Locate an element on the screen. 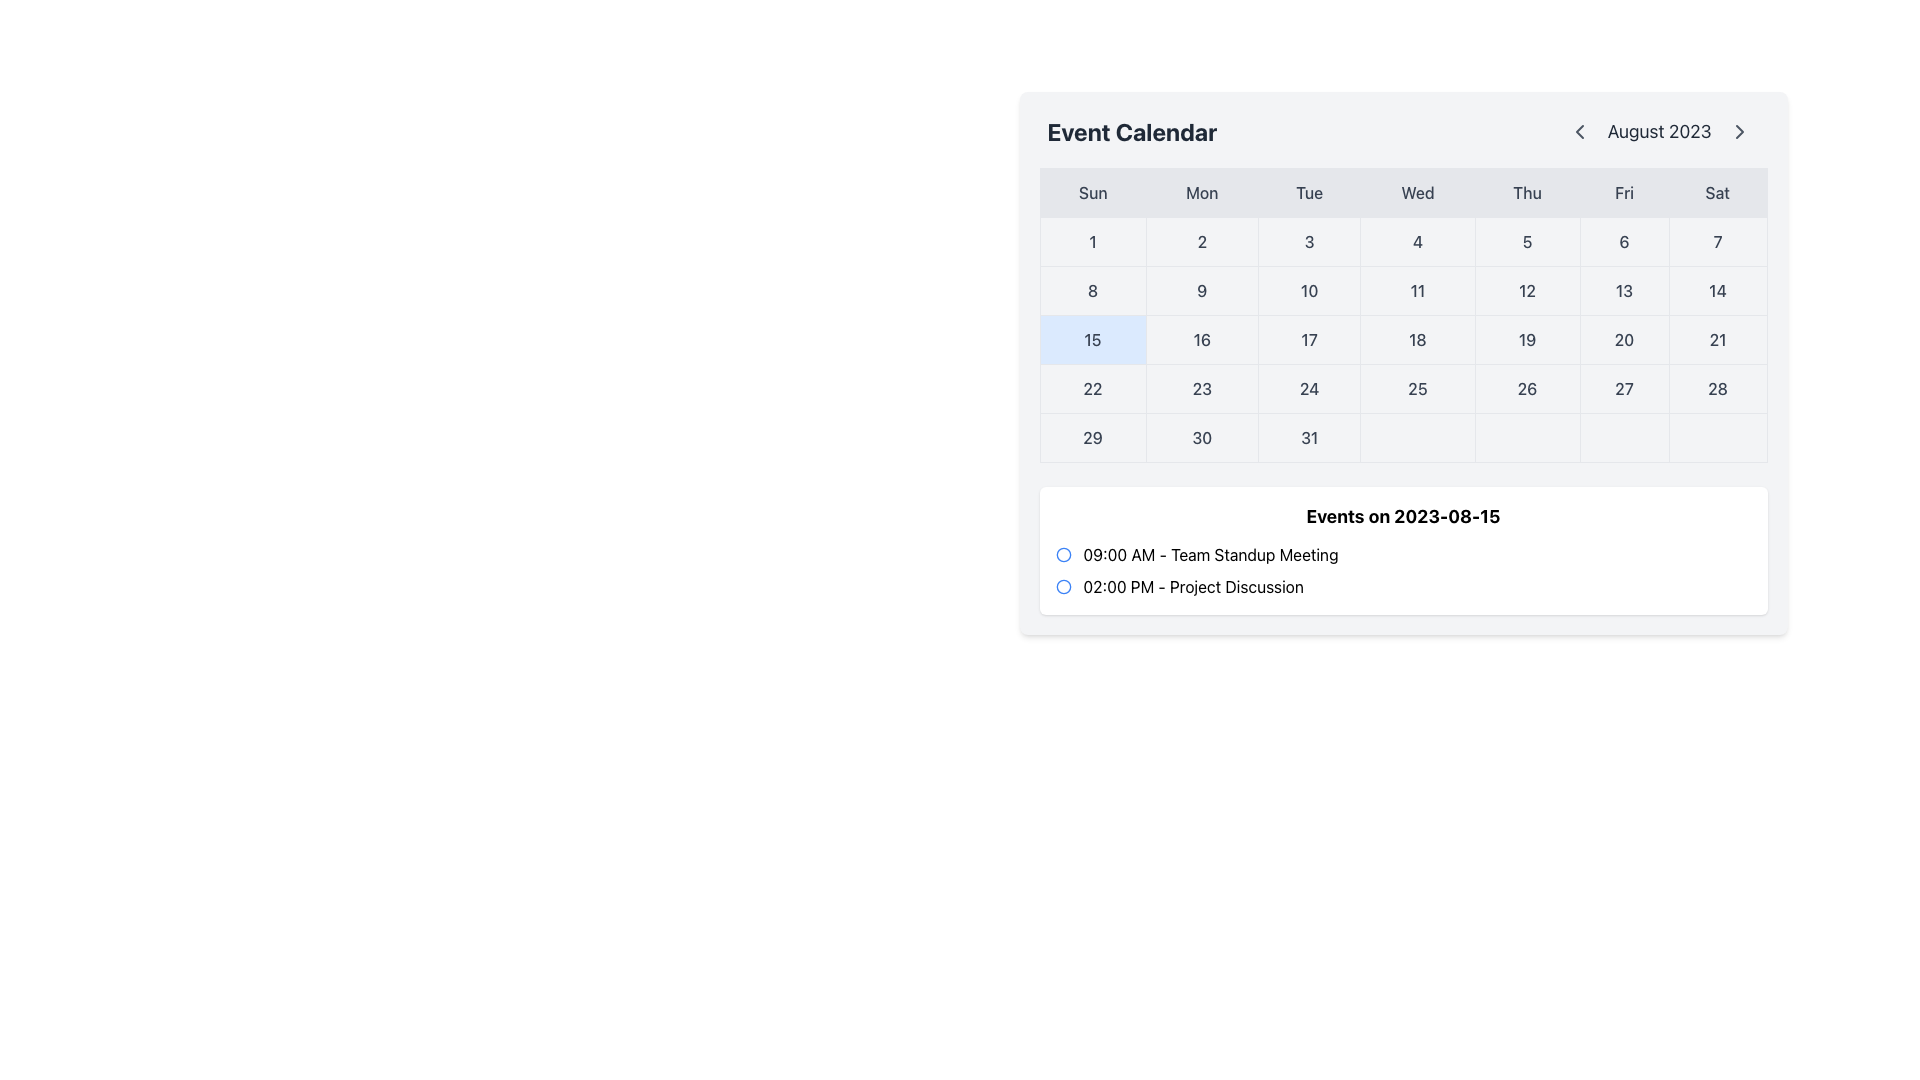 This screenshot has height=1080, width=1920. the clickable calendar date representing the day 27, located between the dates 26 and 28 in the displayed month is located at coordinates (1624, 389).